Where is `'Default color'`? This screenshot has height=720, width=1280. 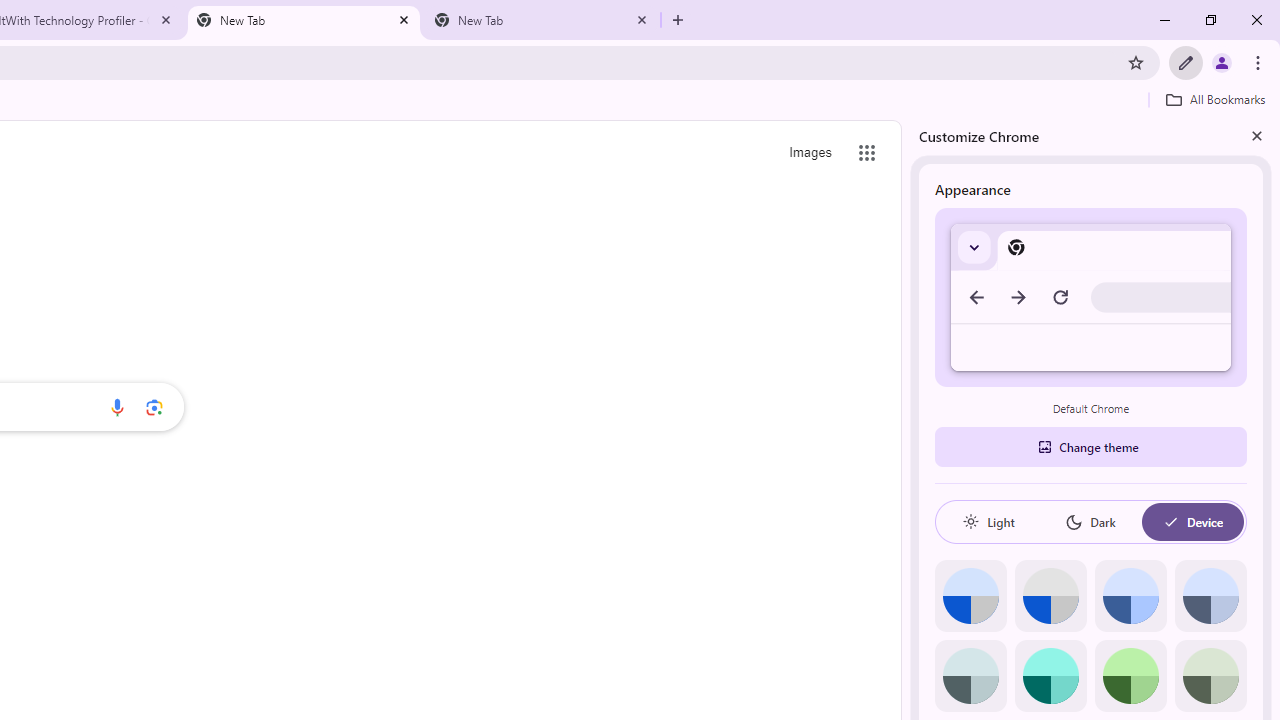 'Default color' is located at coordinates (970, 595).